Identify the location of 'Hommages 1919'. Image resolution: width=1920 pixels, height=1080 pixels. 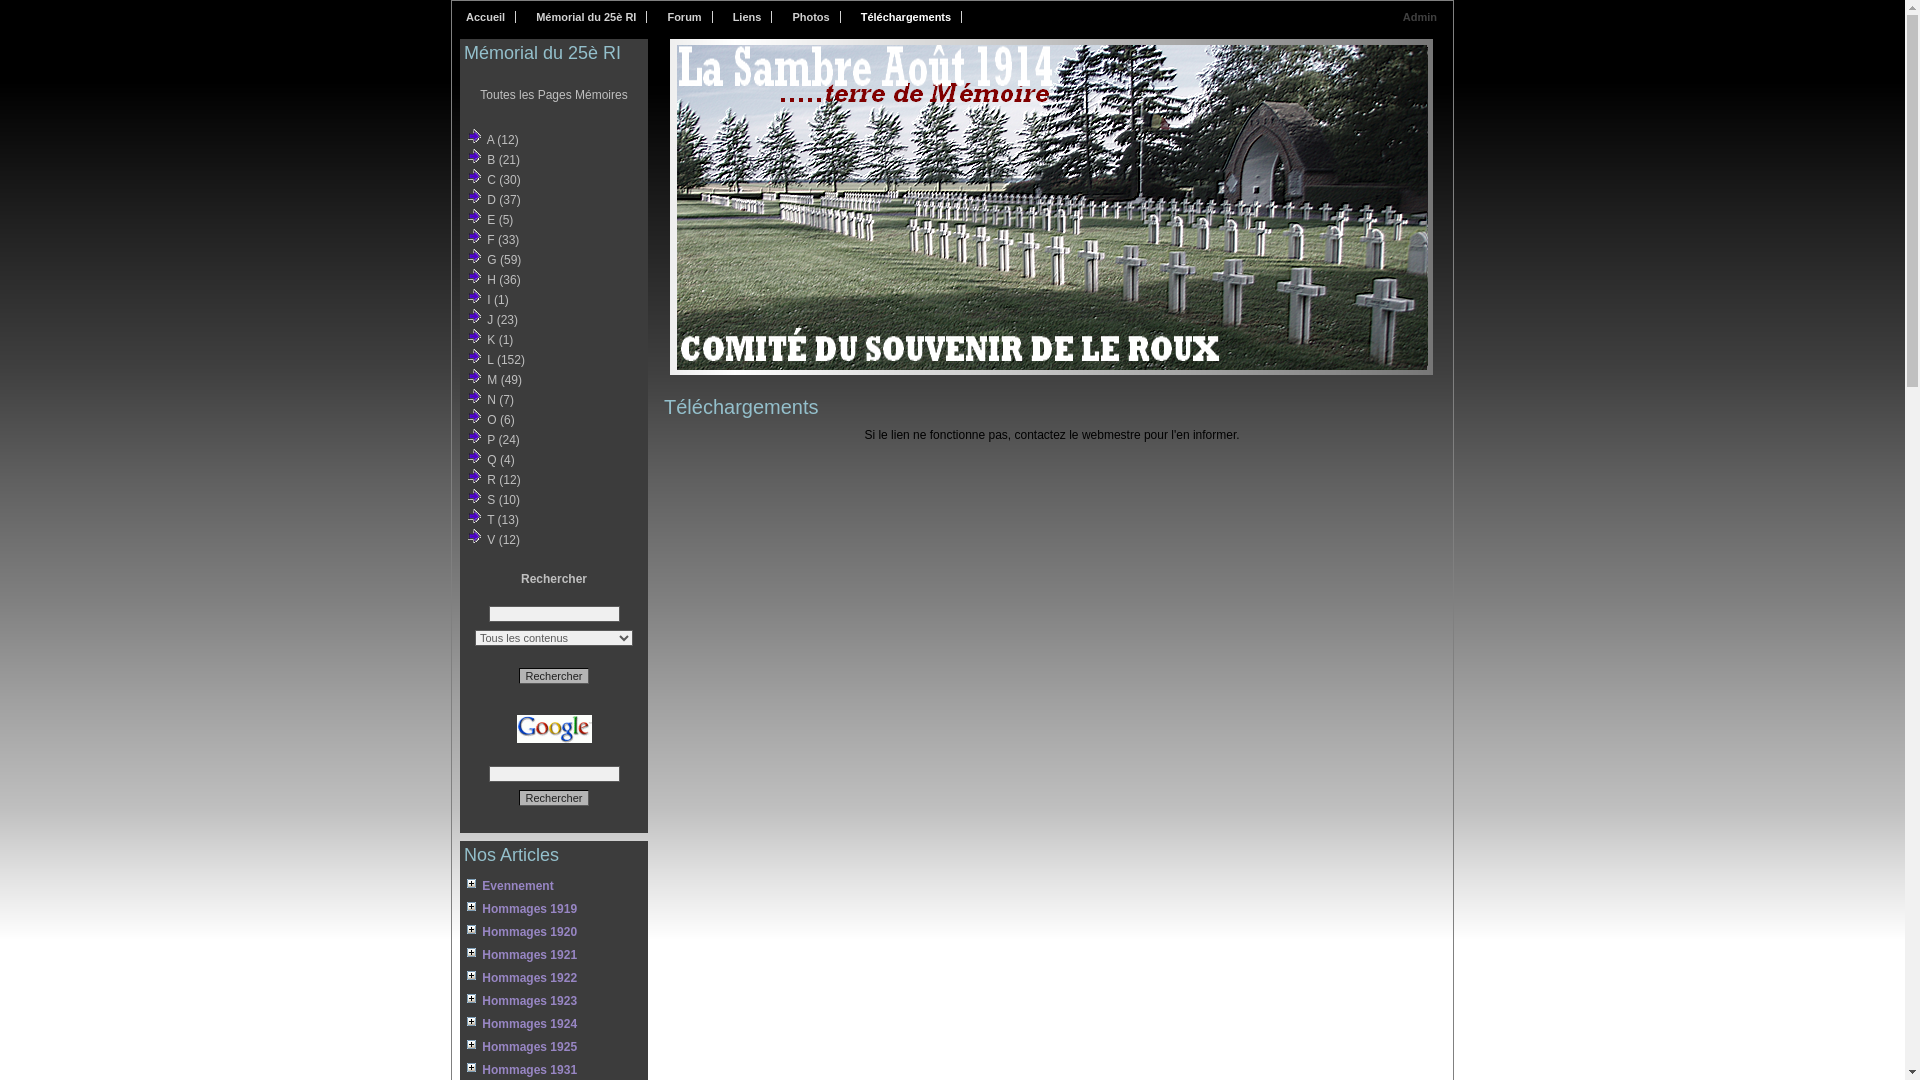
(464, 909).